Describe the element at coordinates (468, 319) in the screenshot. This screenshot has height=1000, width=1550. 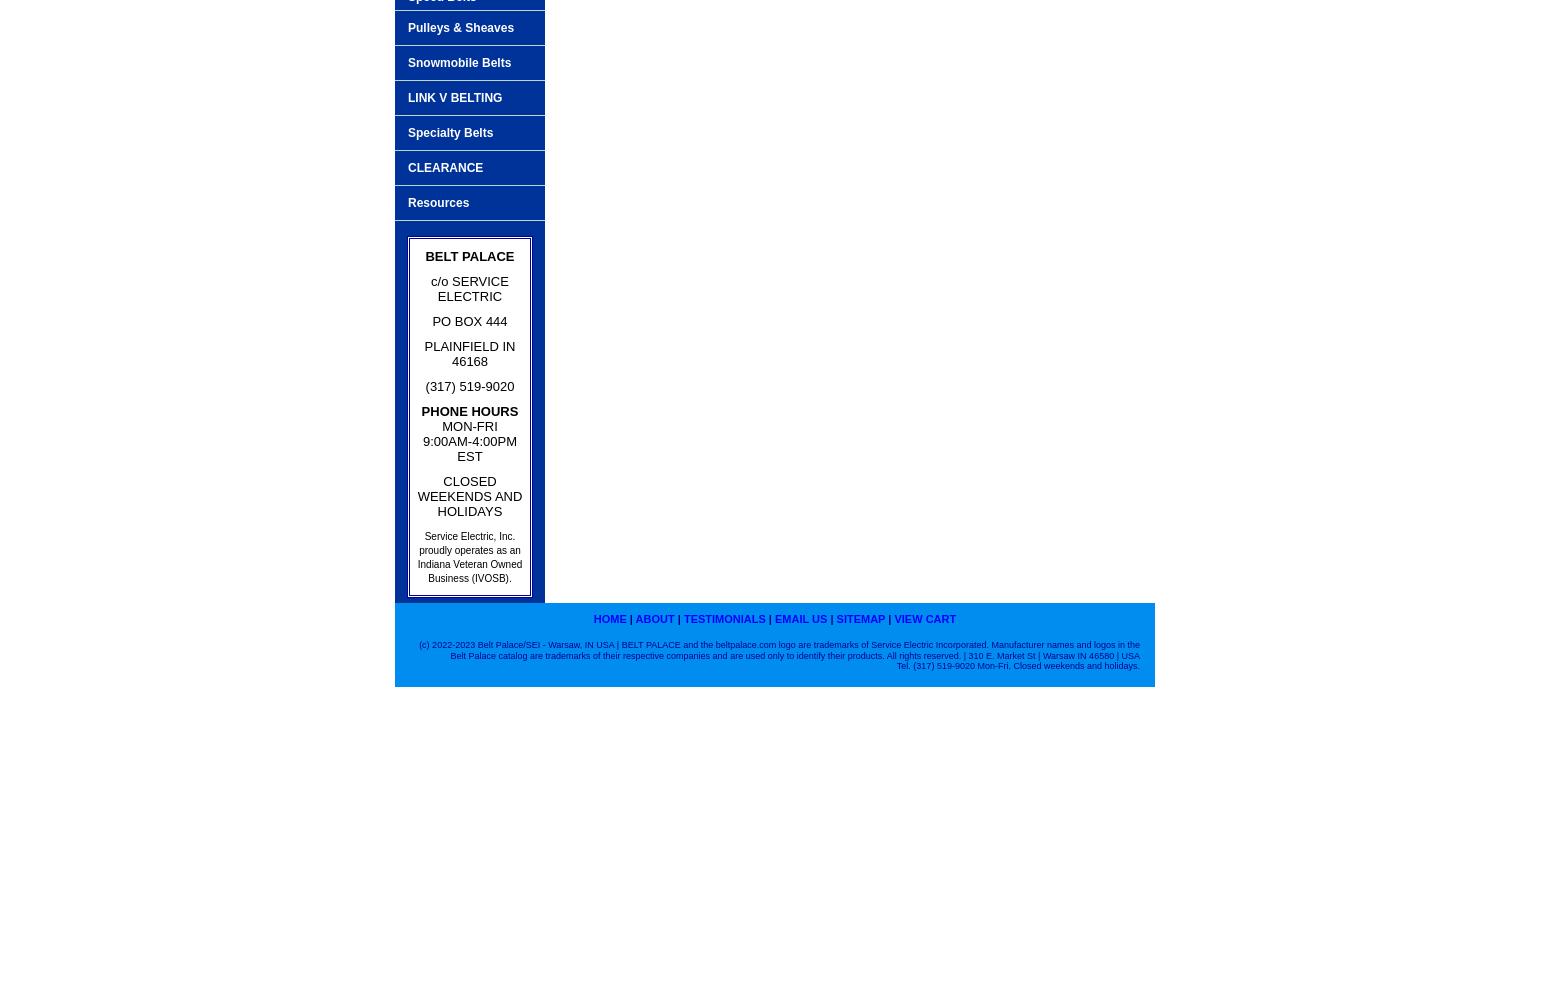
I see `'PO BOX 444'` at that location.